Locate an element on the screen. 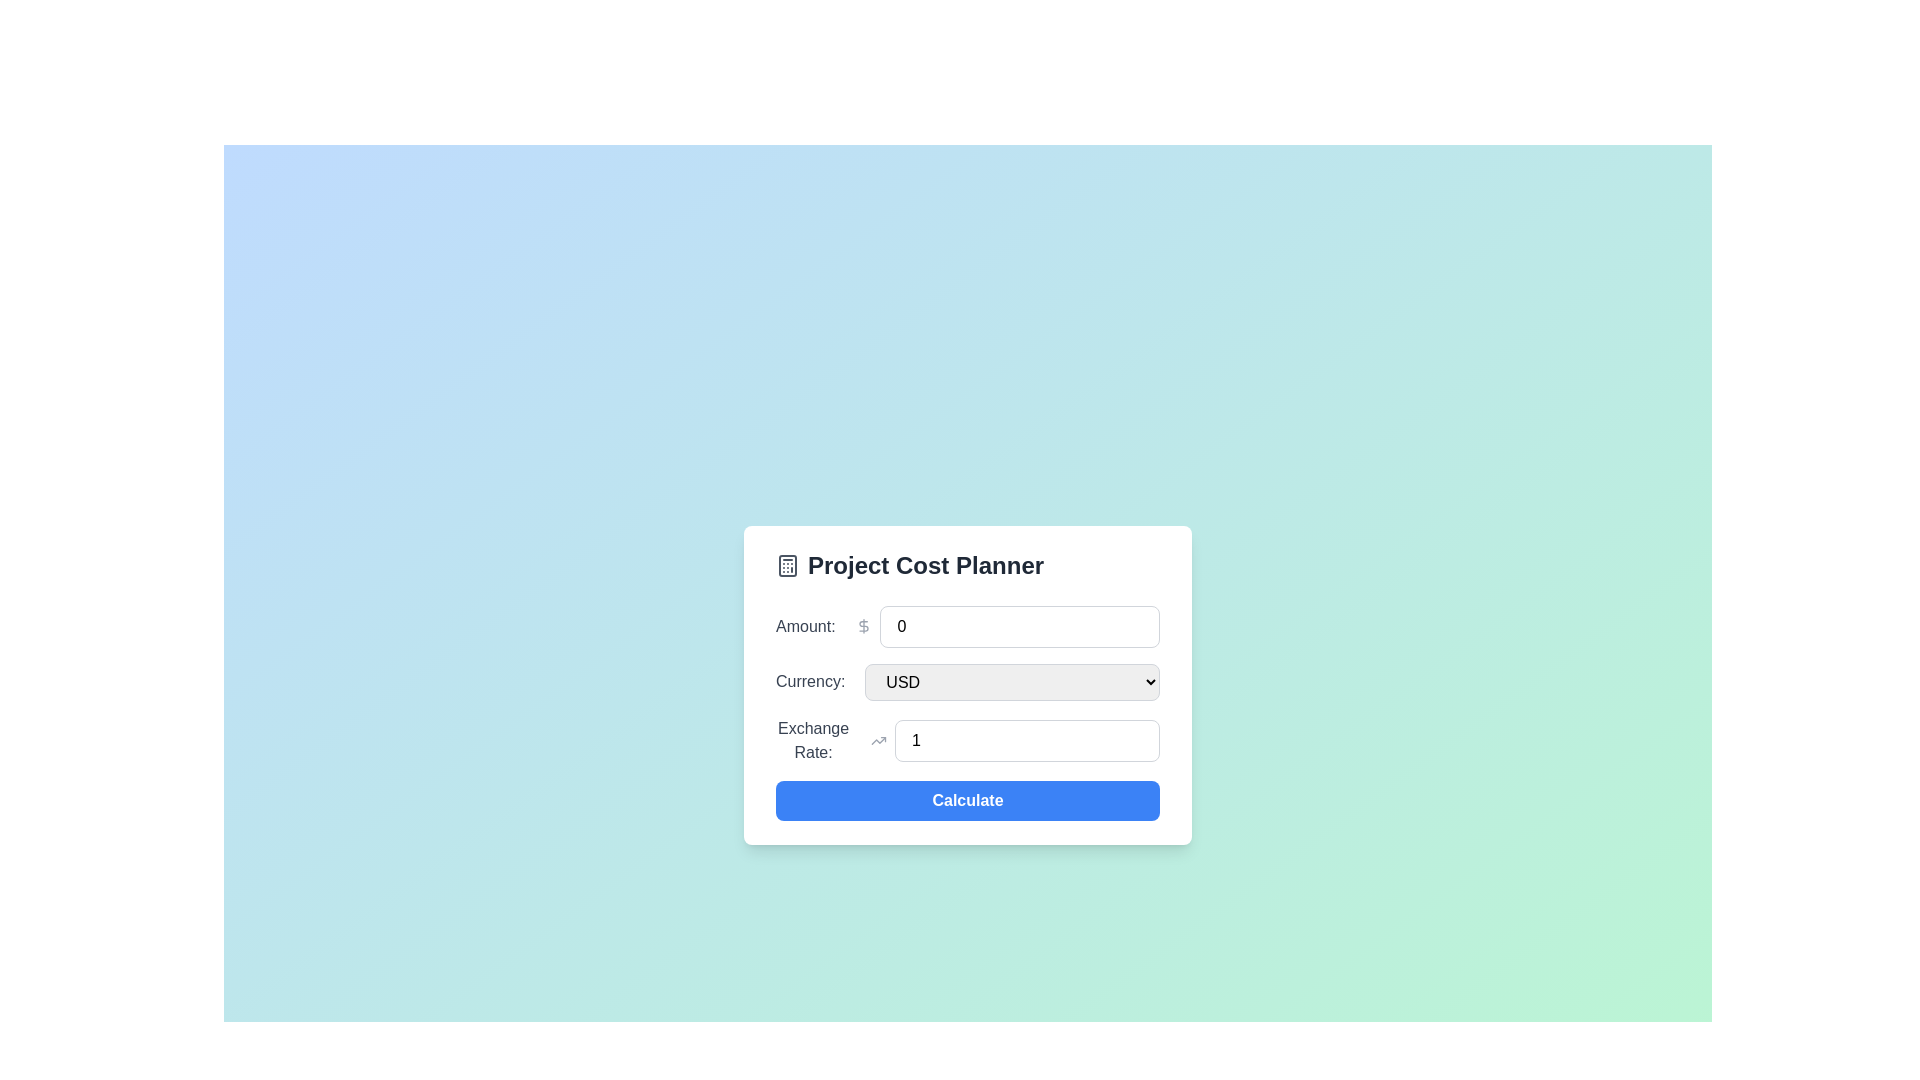 Image resolution: width=1920 pixels, height=1080 pixels. an option from the currency dropdown menu located between the 'Amount:' input field and the 'Exchange Rate:' input field is located at coordinates (968, 681).